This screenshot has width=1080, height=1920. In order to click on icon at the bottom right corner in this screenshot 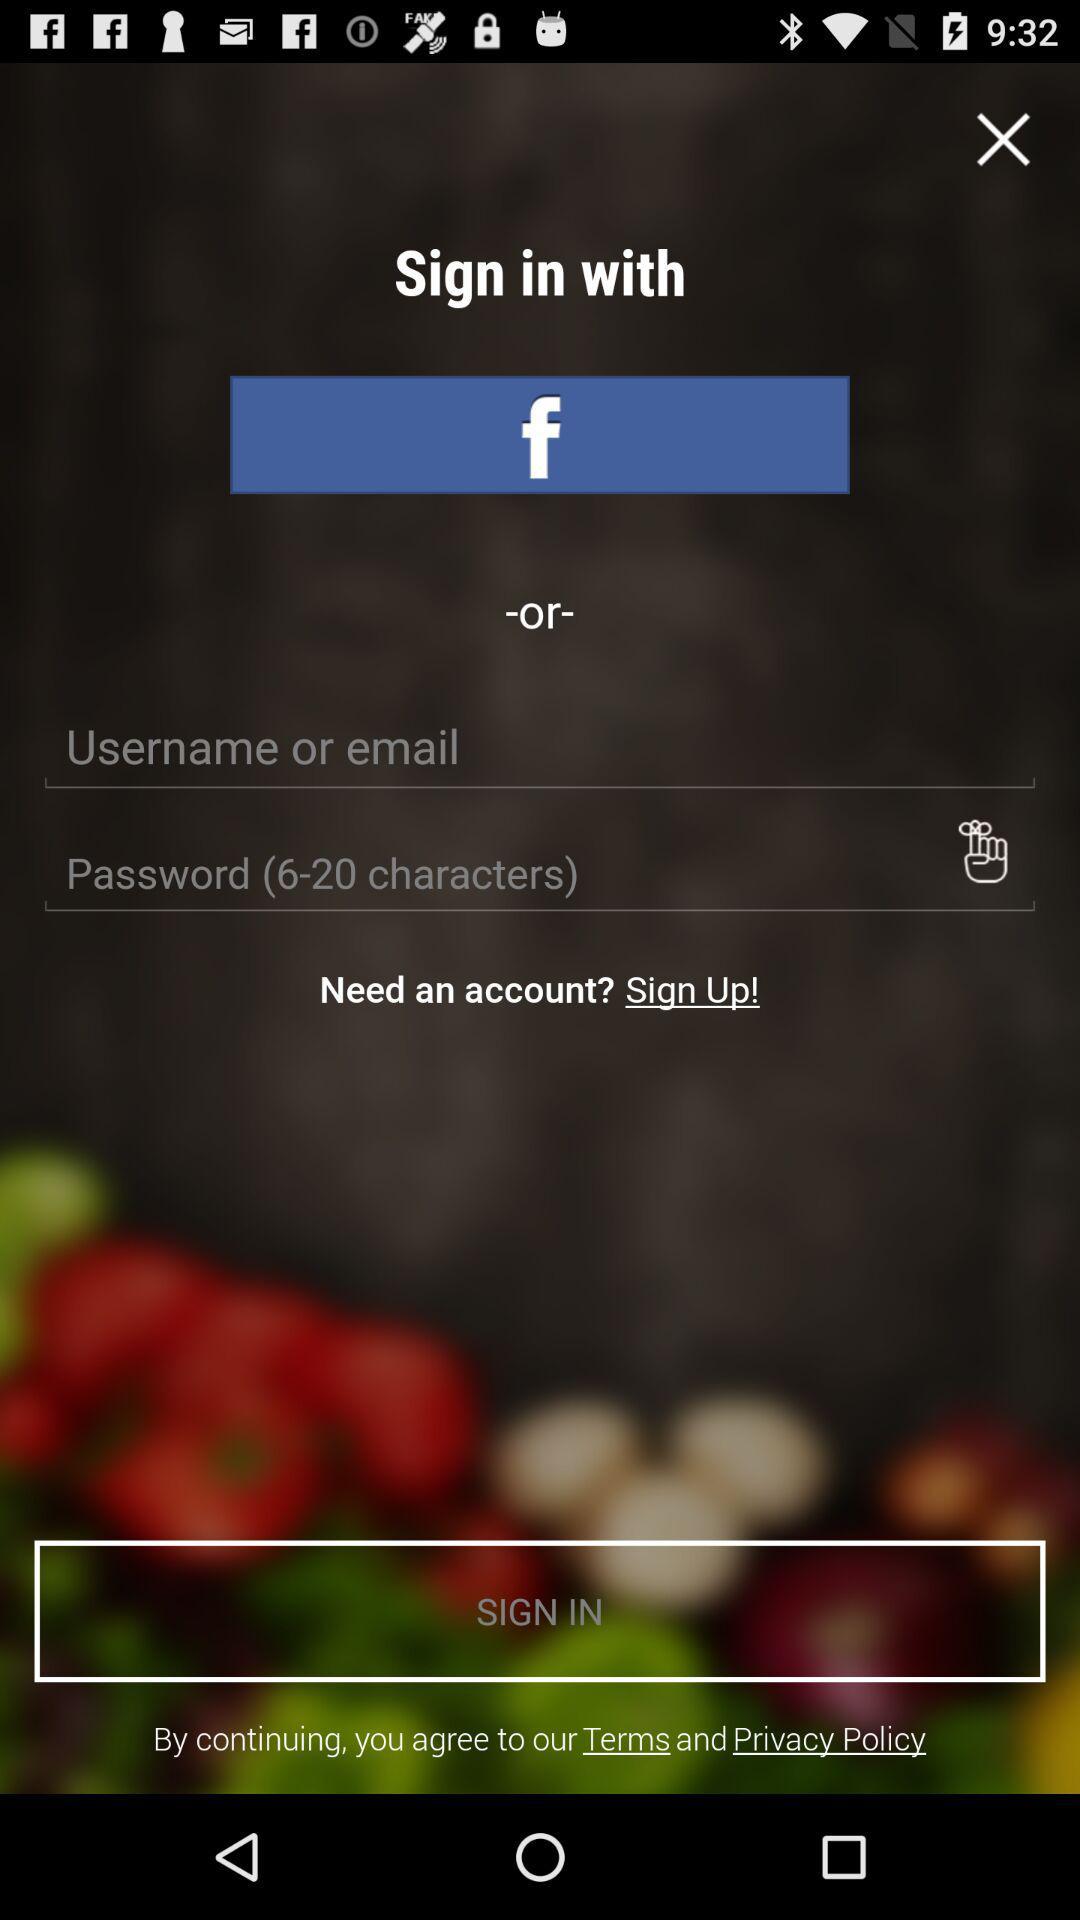, I will do `click(829, 1737)`.